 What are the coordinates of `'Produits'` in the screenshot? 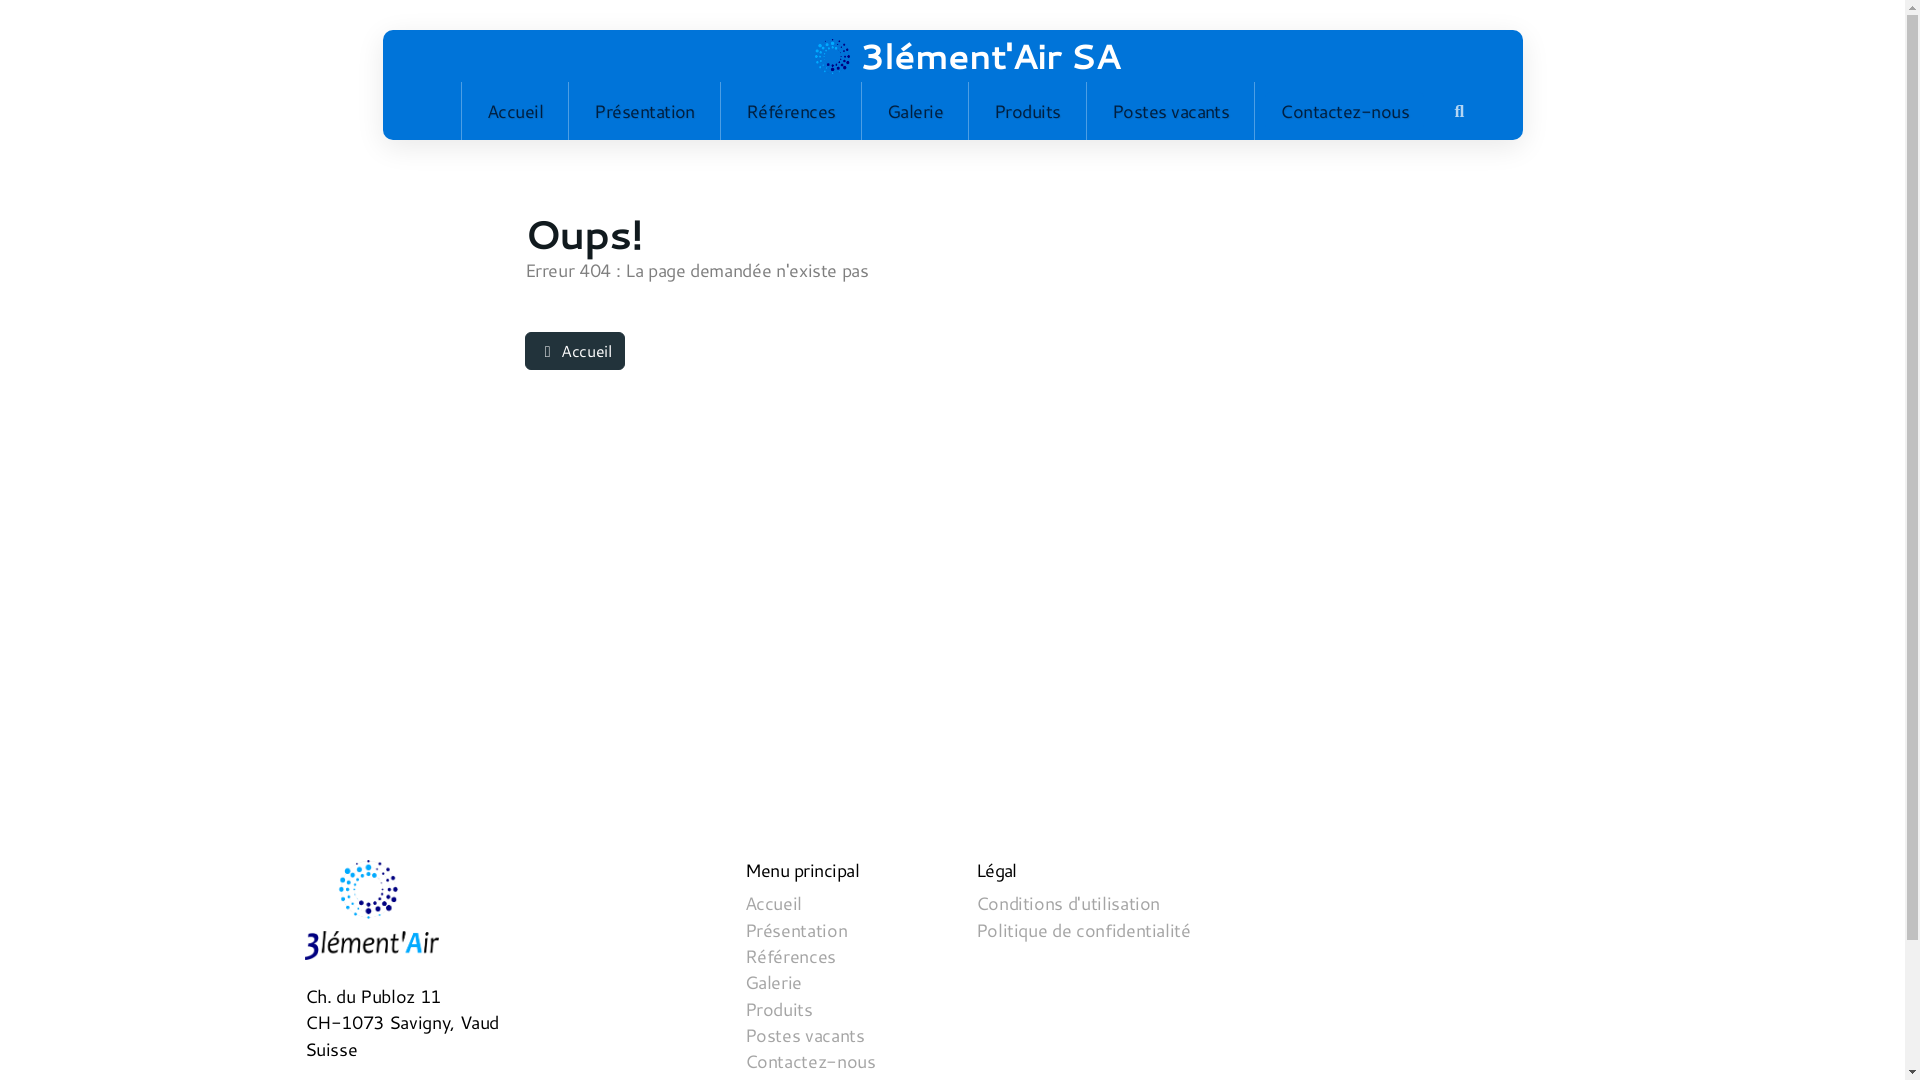 It's located at (776, 1009).